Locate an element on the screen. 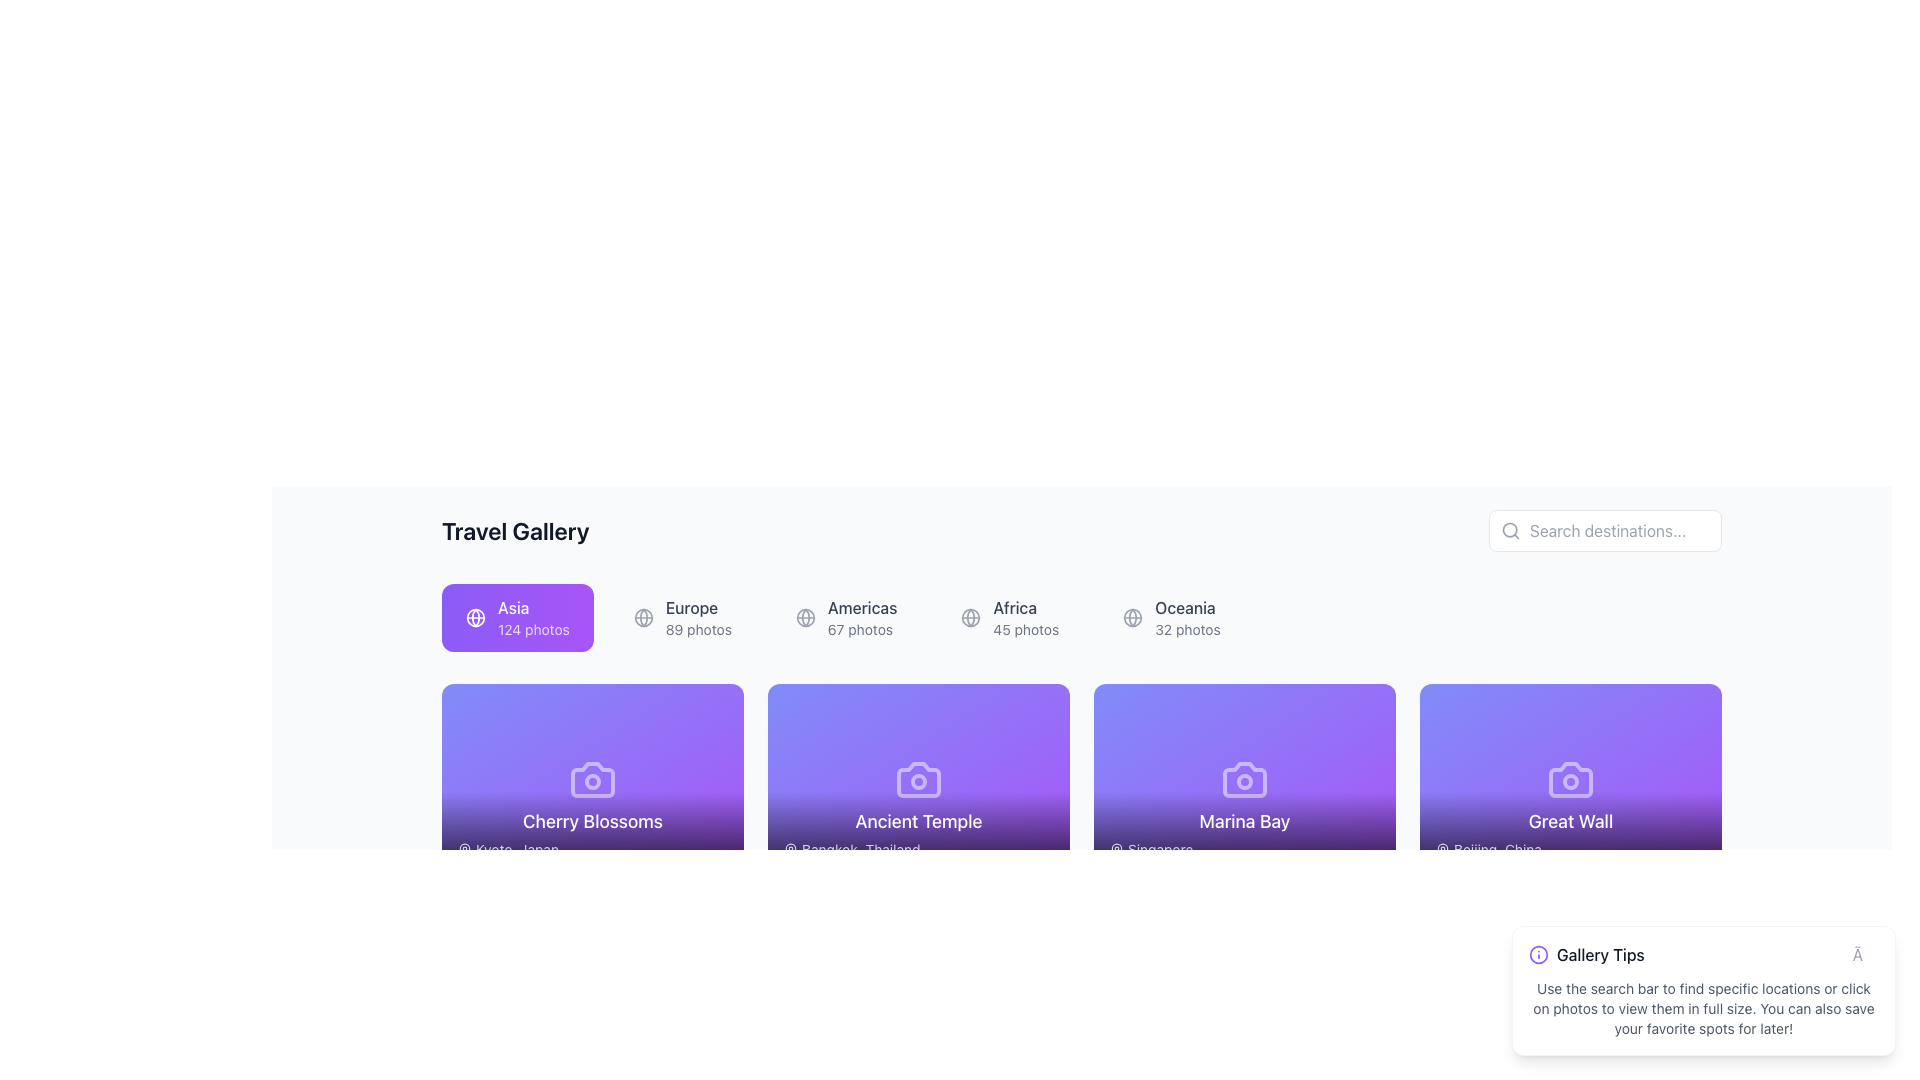  the camera icon located at the center of the upper section of the 'Great Wall' card, which is styled in a light color on a gradient background transitioning from purple to violet is located at coordinates (1569, 778).